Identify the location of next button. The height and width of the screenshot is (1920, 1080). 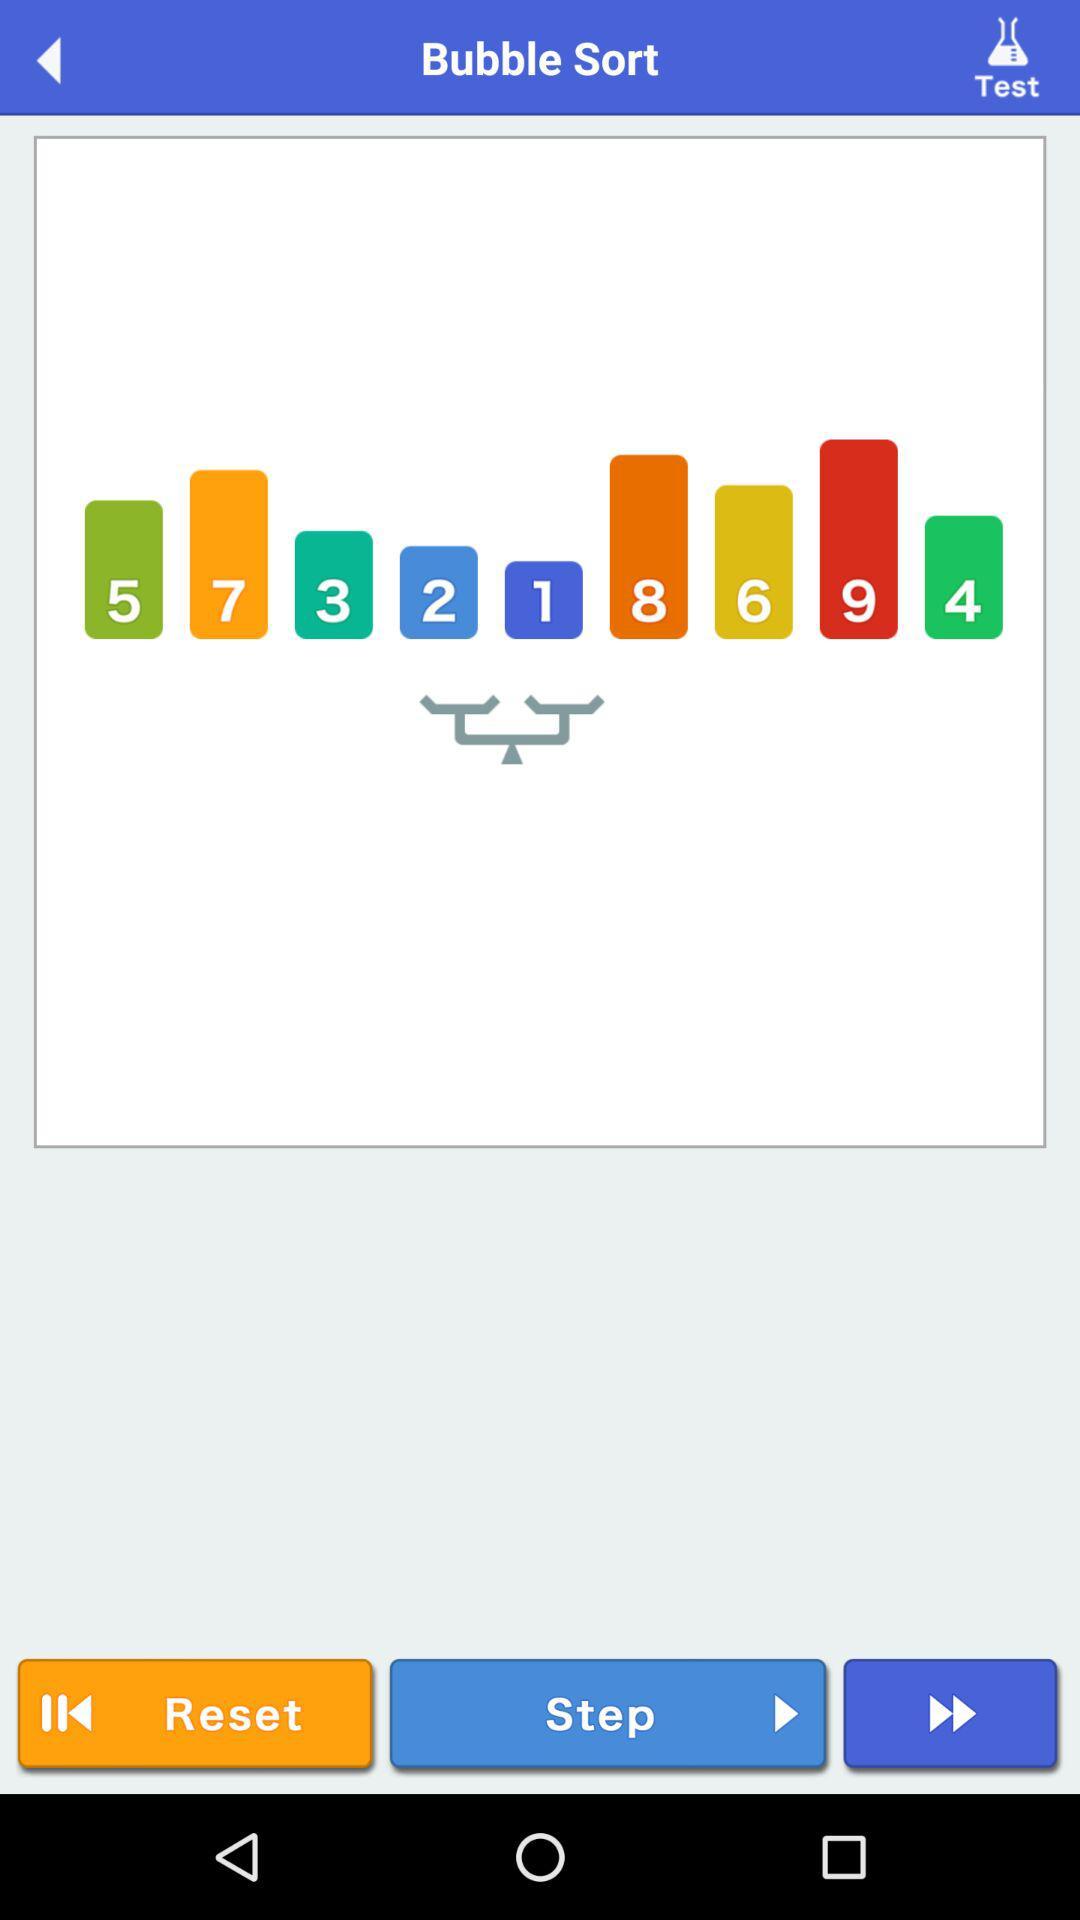
(951, 1716).